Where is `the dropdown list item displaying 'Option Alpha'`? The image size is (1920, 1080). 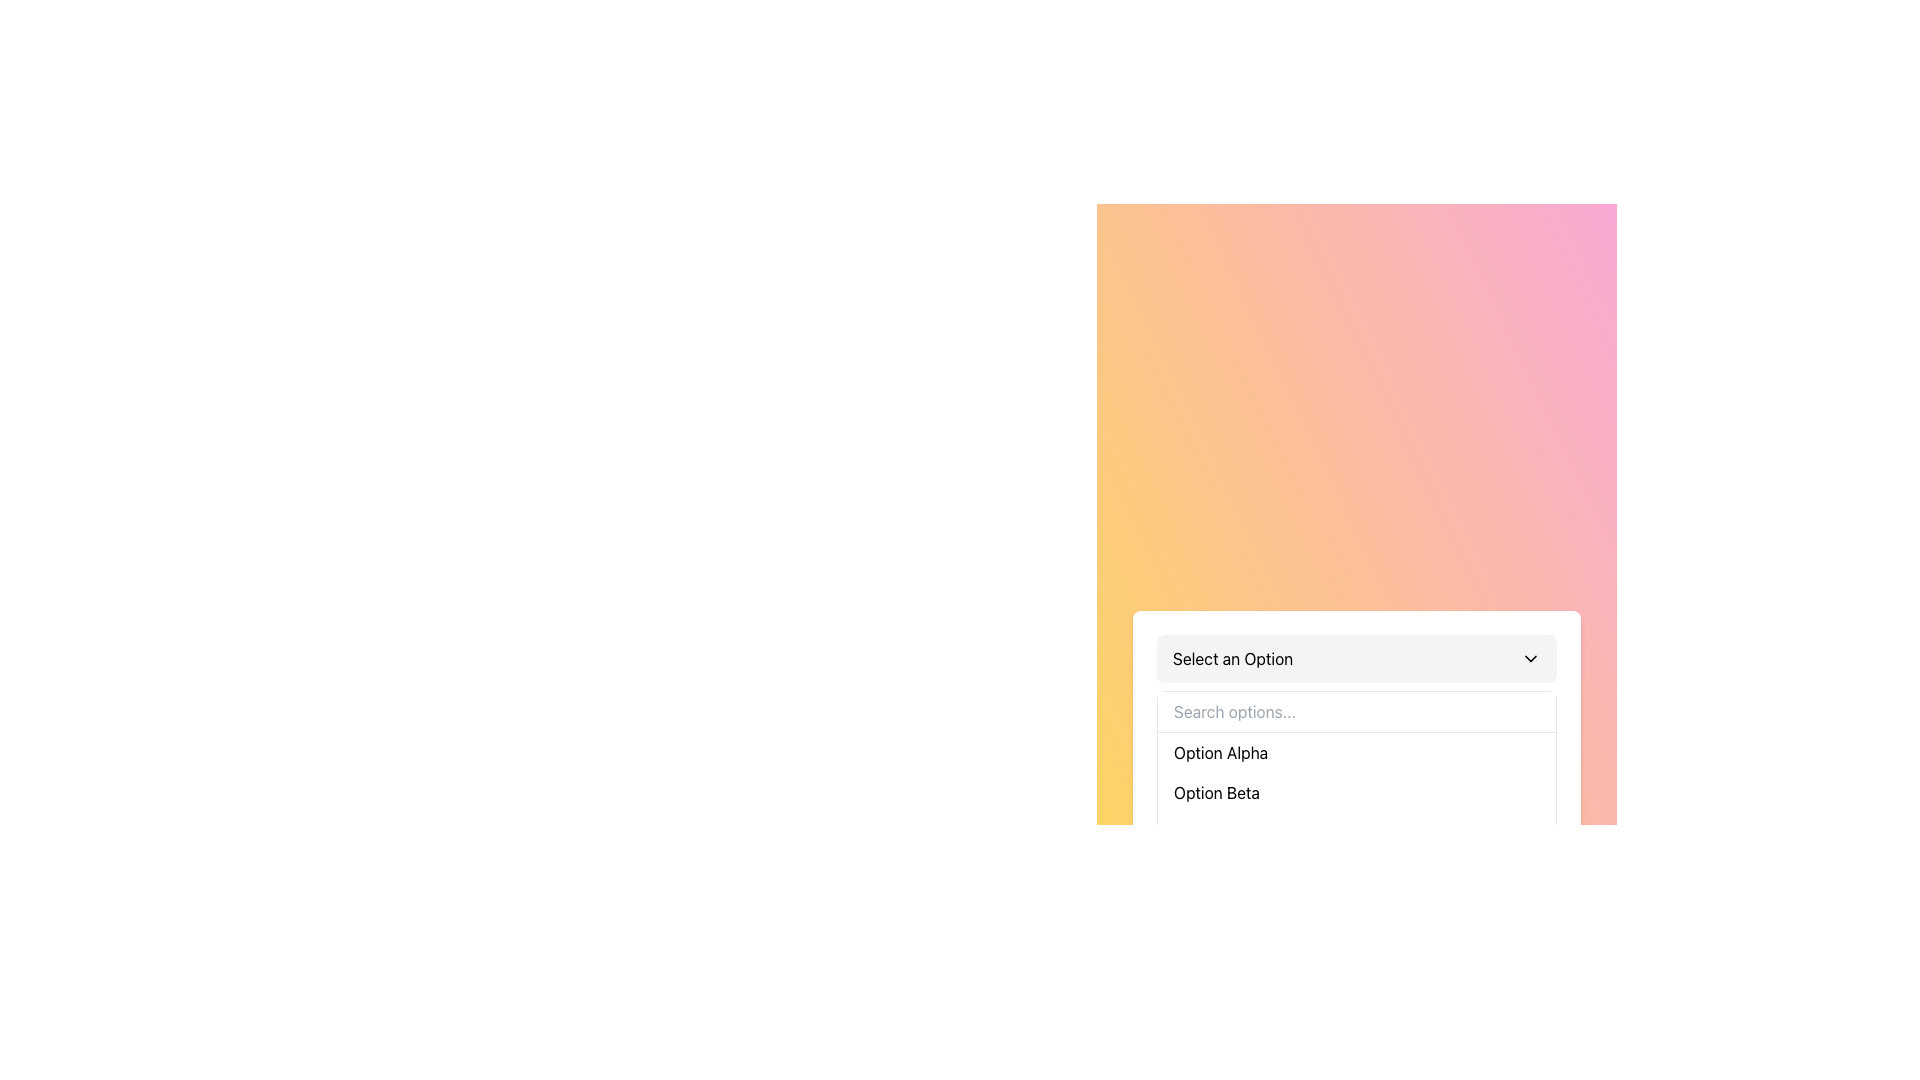
the dropdown list item displaying 'Option Alpha' is located at coordinates (1357, 752).